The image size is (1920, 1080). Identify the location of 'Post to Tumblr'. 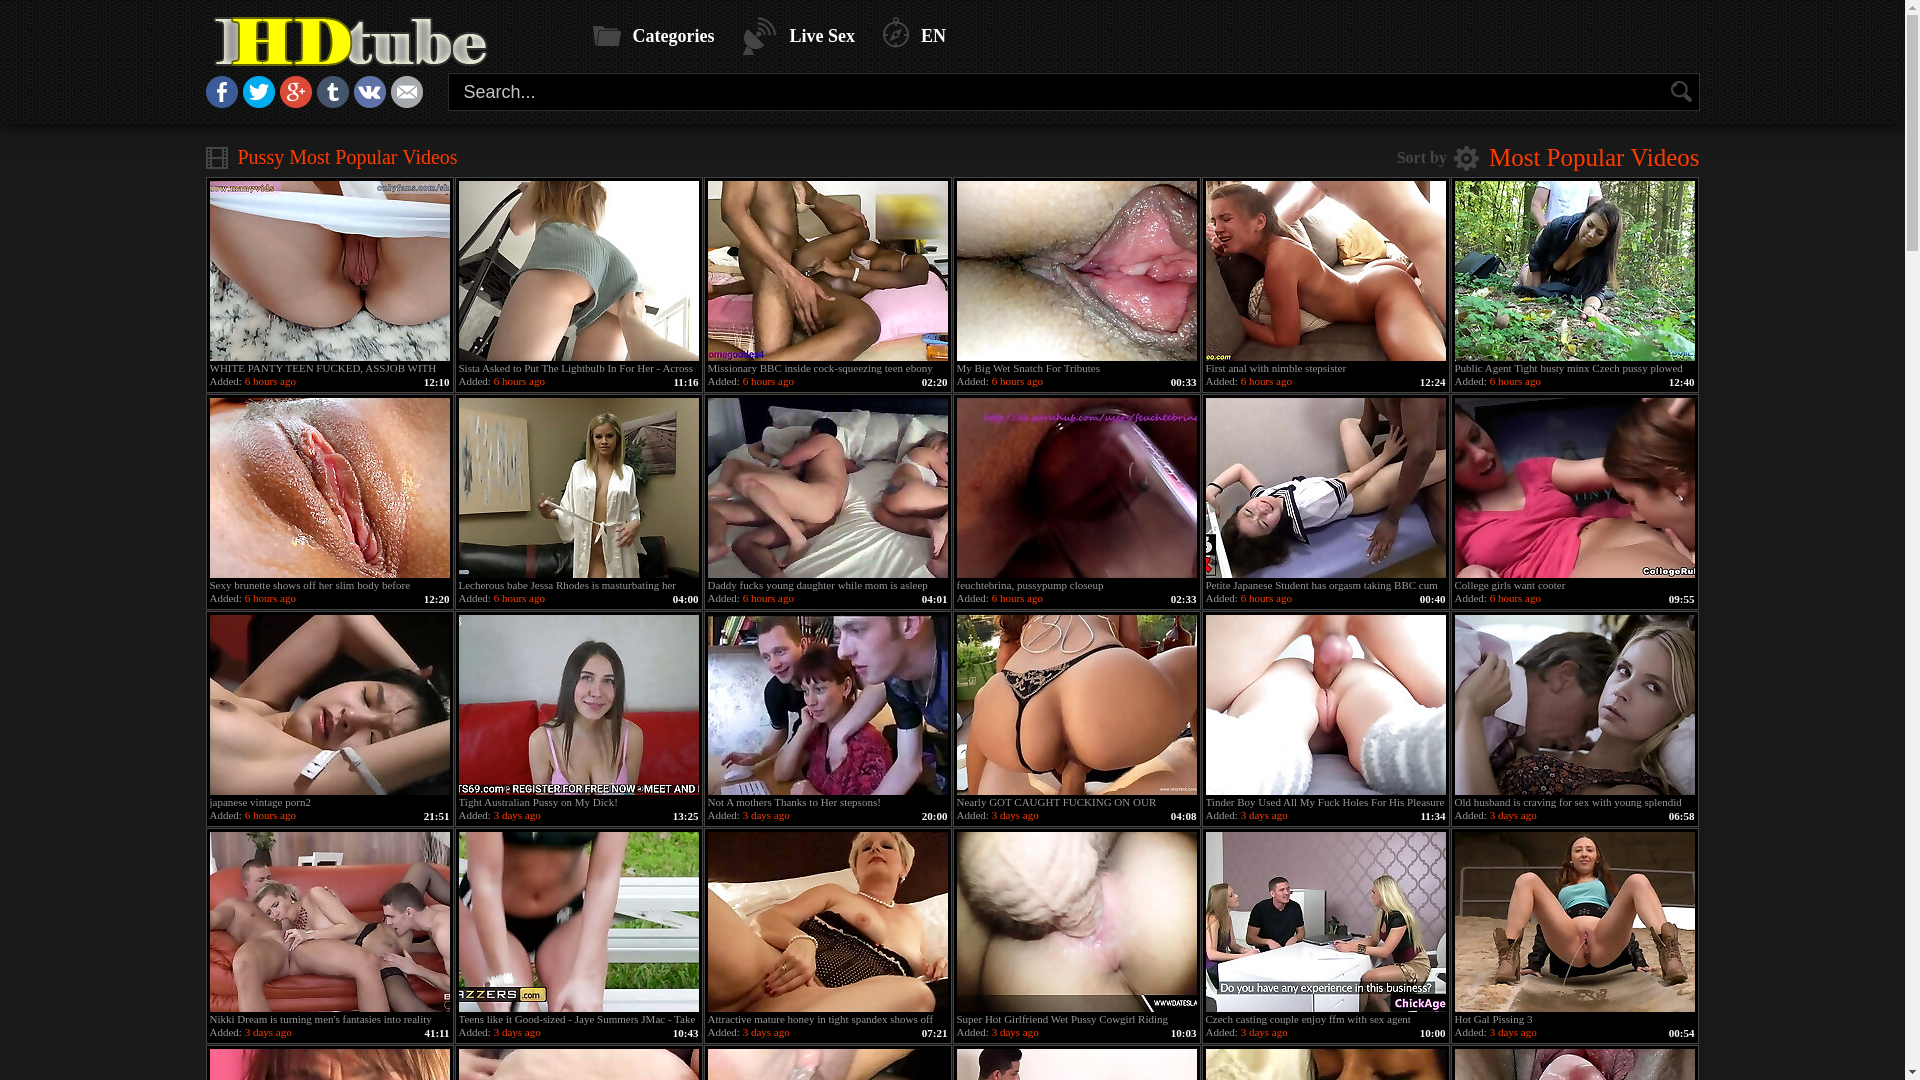
(315, 102).